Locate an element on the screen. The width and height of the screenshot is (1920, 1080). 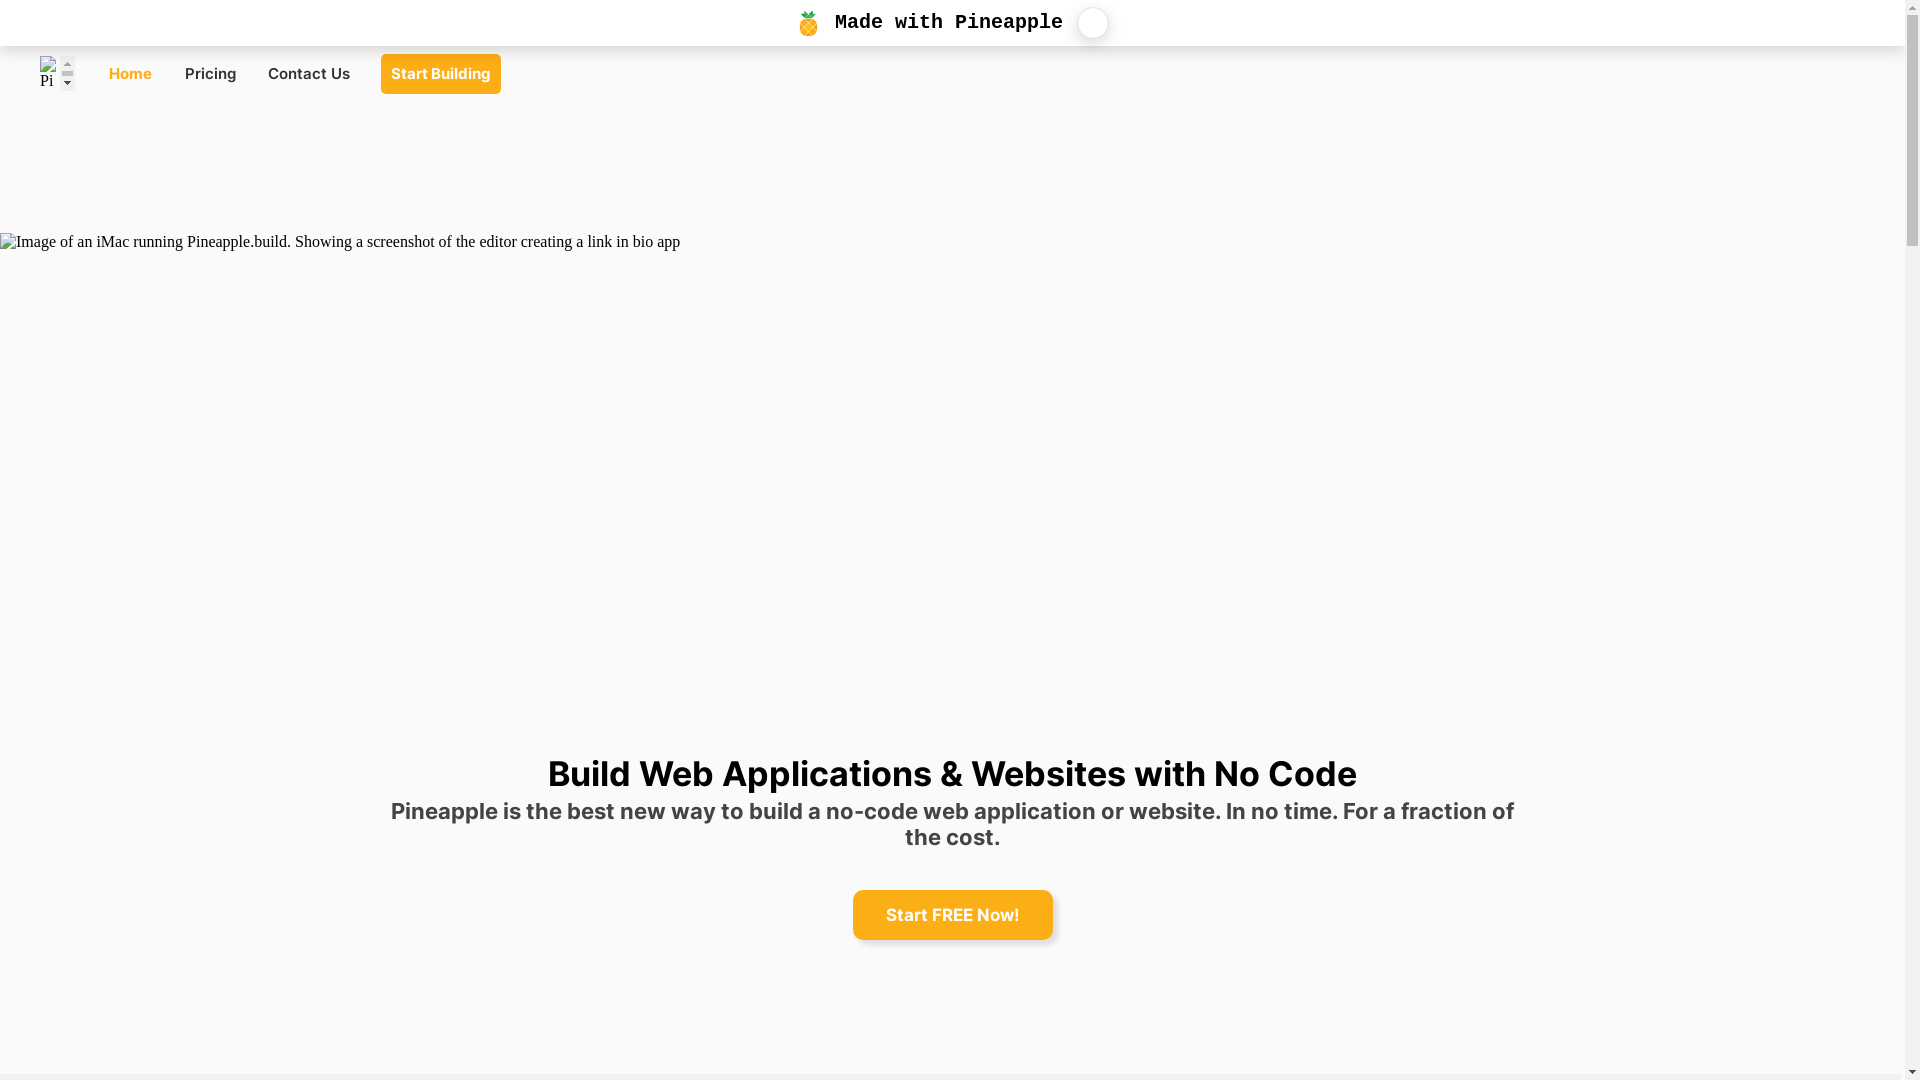
'Contact Us' is located at coordinates (254, 72).